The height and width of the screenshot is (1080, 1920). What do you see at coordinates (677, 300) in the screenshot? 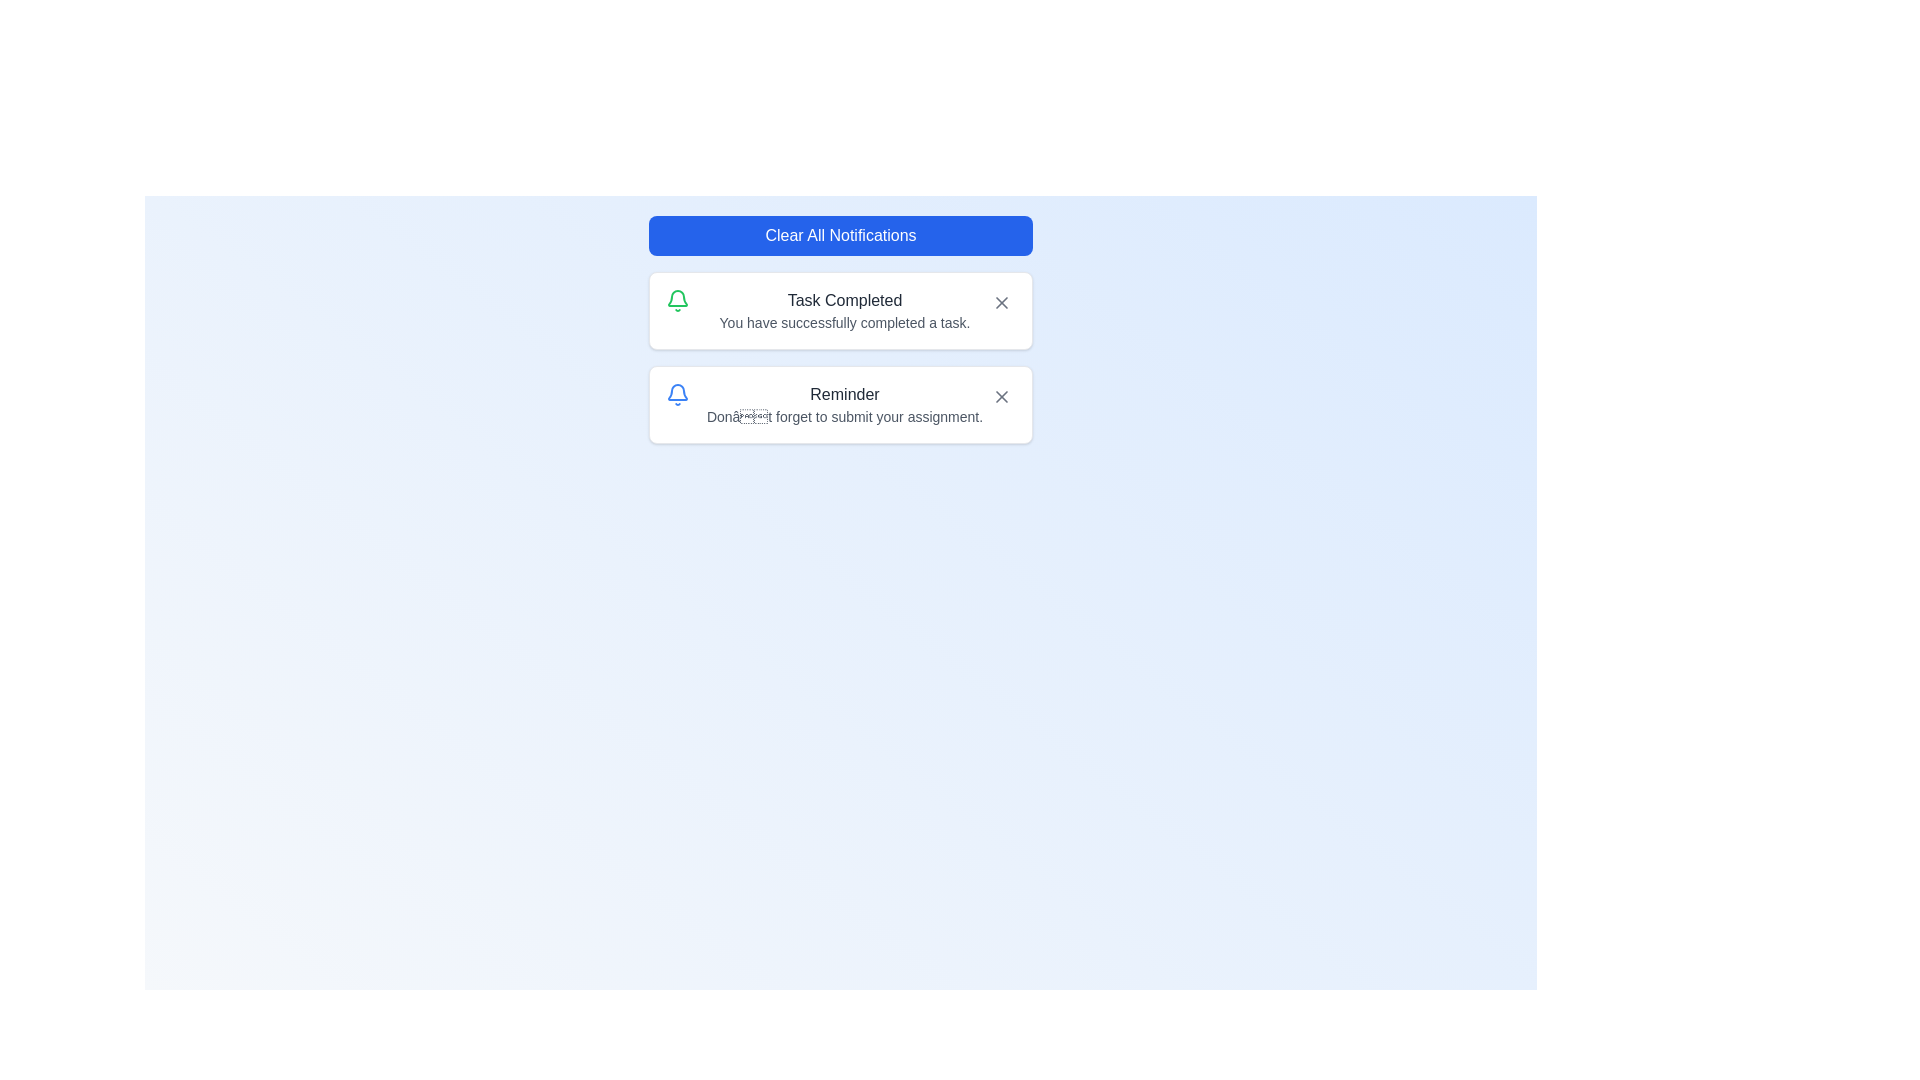
I see `the bell icon located to the left of the 'Task Completed' title in the notification card` at bounding box center [677, 300].